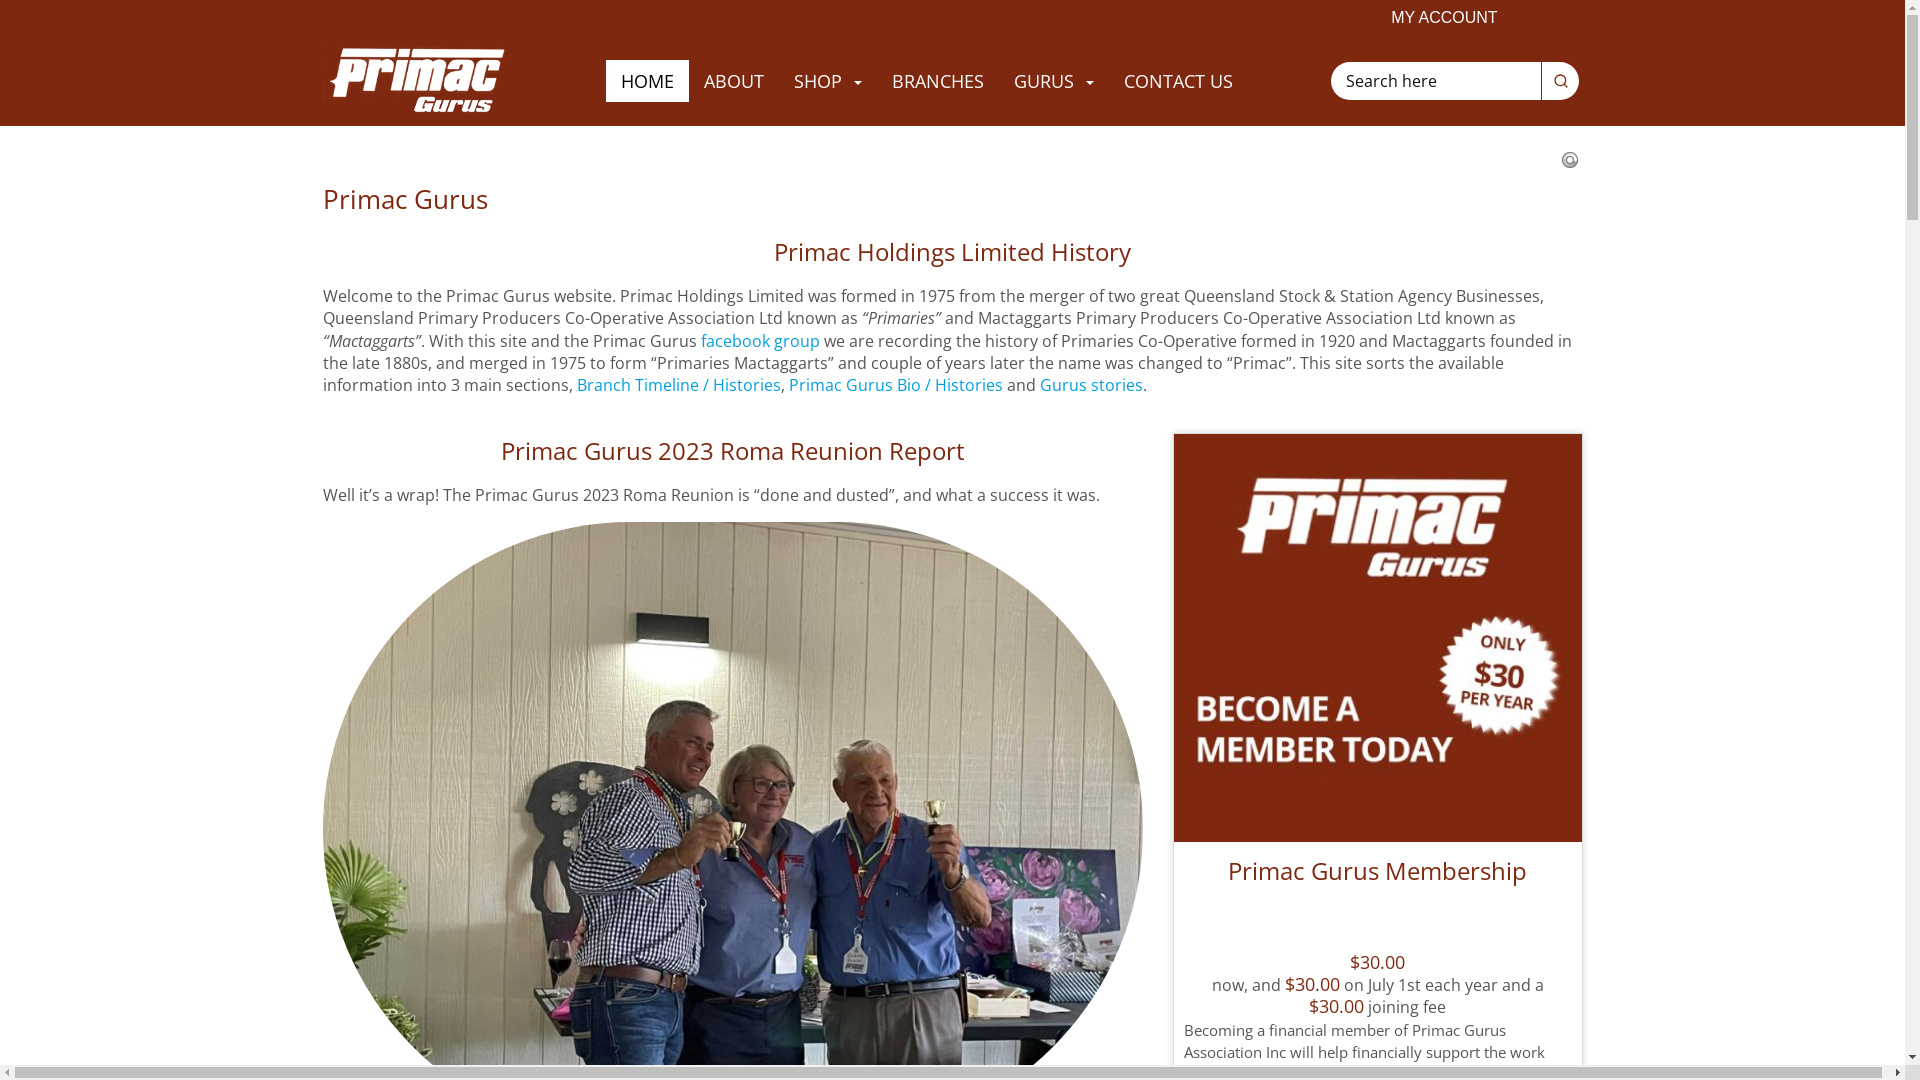 The image size is (1920, 1080). What do you see at coordinates (877, 80) in the screenshot?
I see `'BRANCHES'` at bounding box center [877, 80].